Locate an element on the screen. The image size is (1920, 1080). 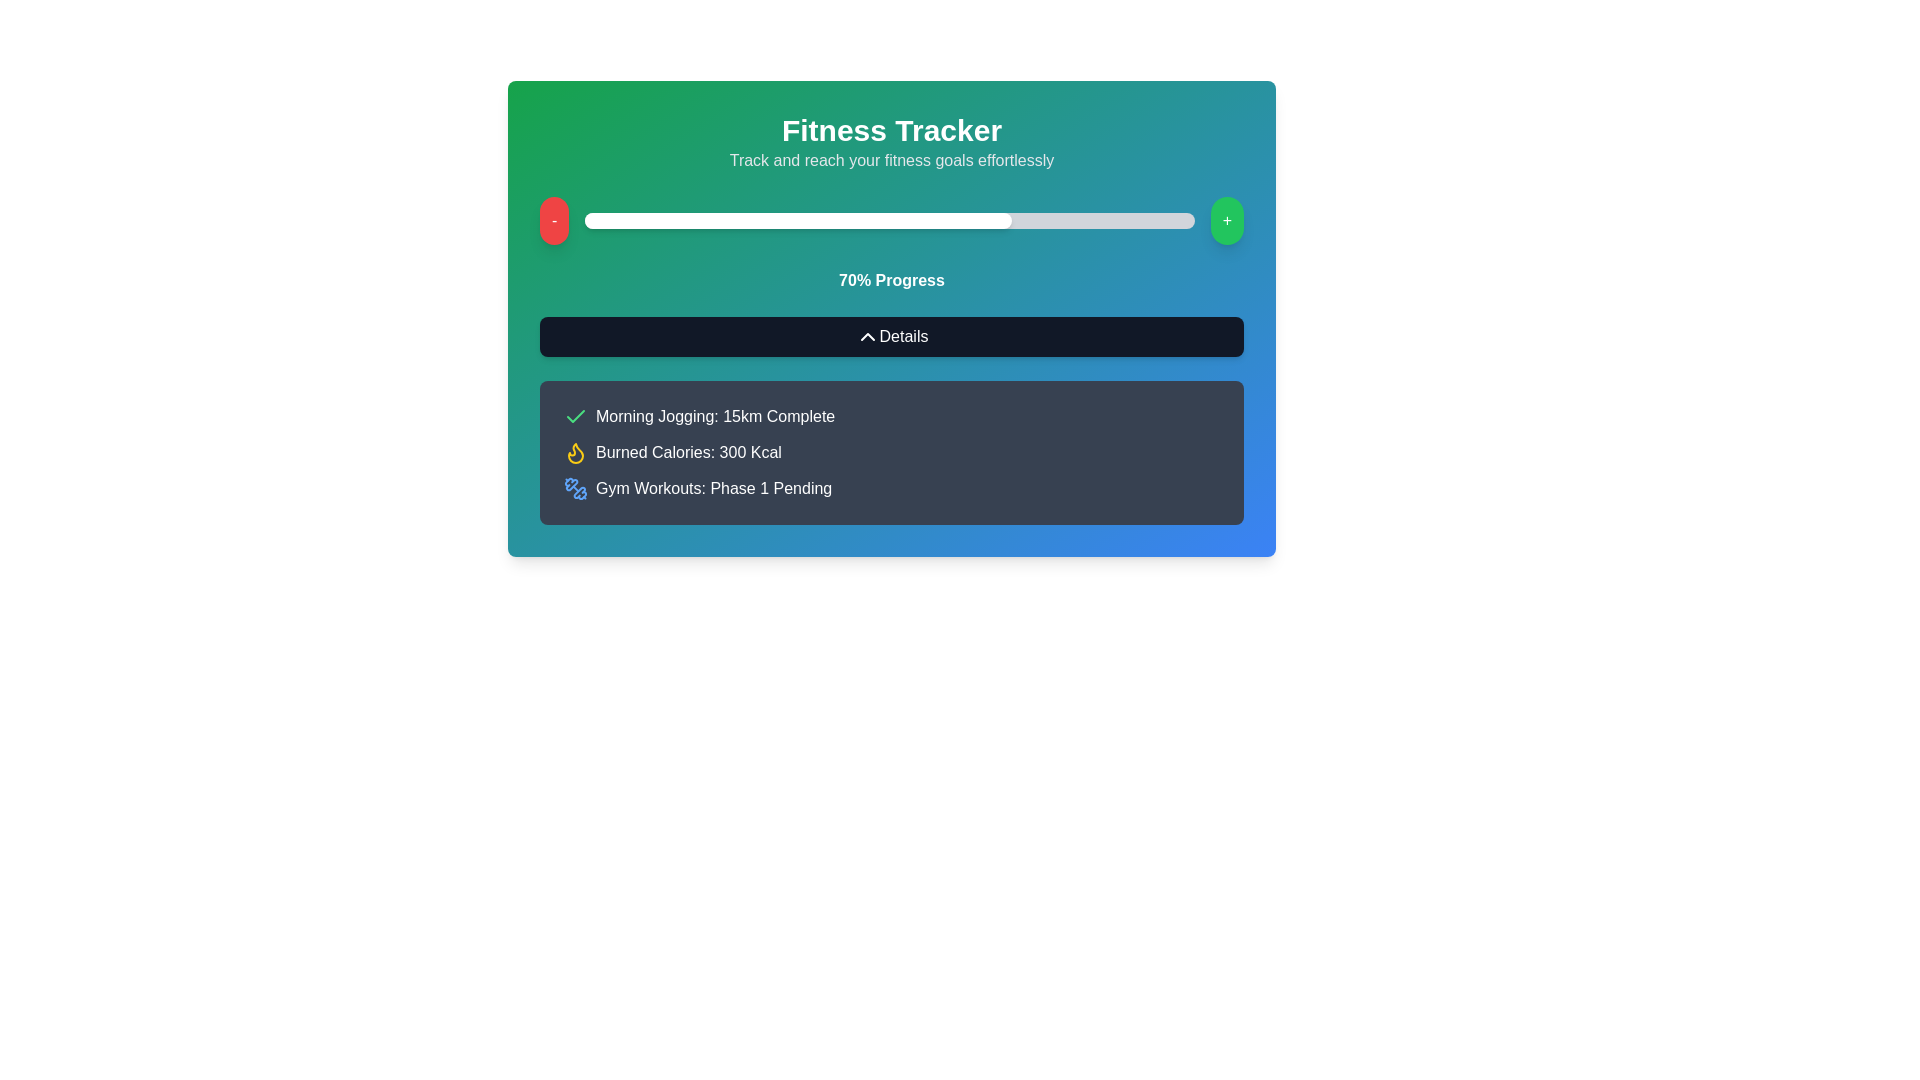
progress is located at coordinates (877, 220).